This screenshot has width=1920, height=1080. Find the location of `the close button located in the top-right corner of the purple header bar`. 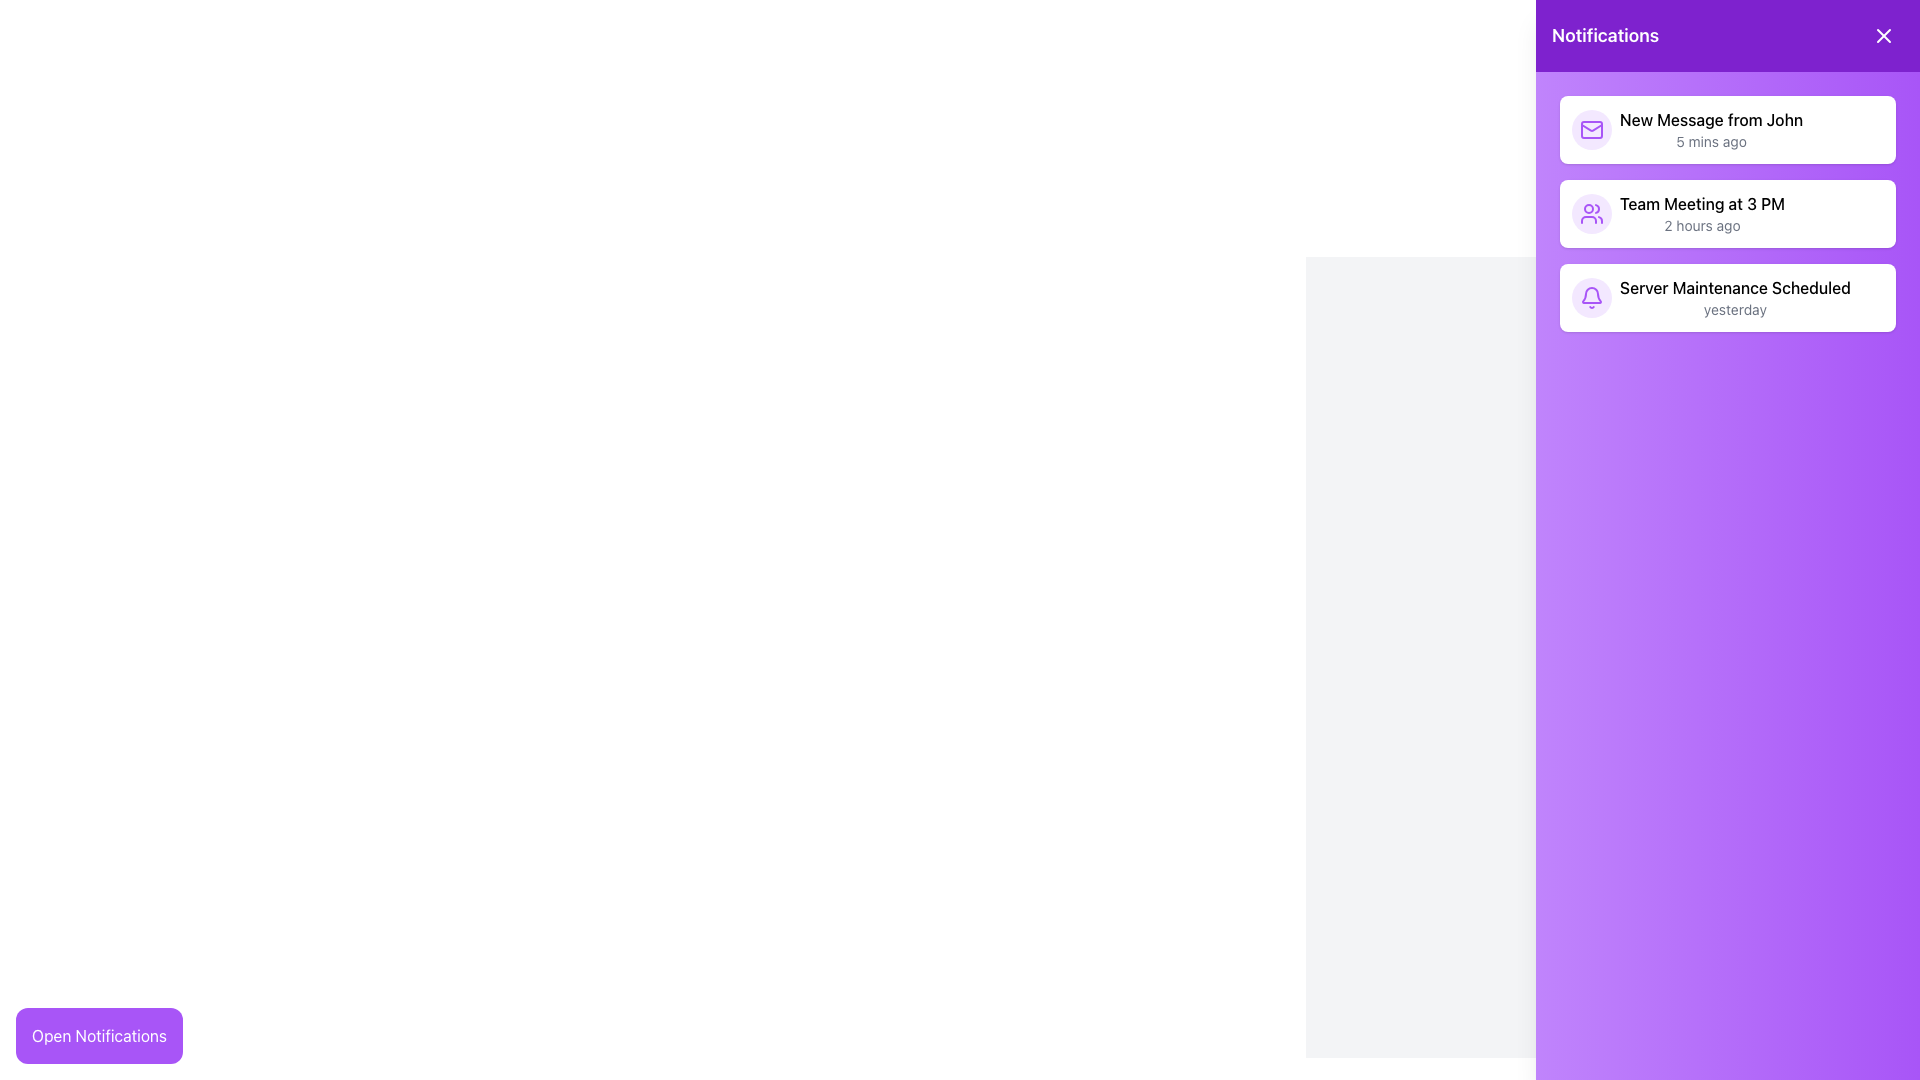

the close button located in the top-right corner of the purple header bar is located at coordinates (1882, 35).